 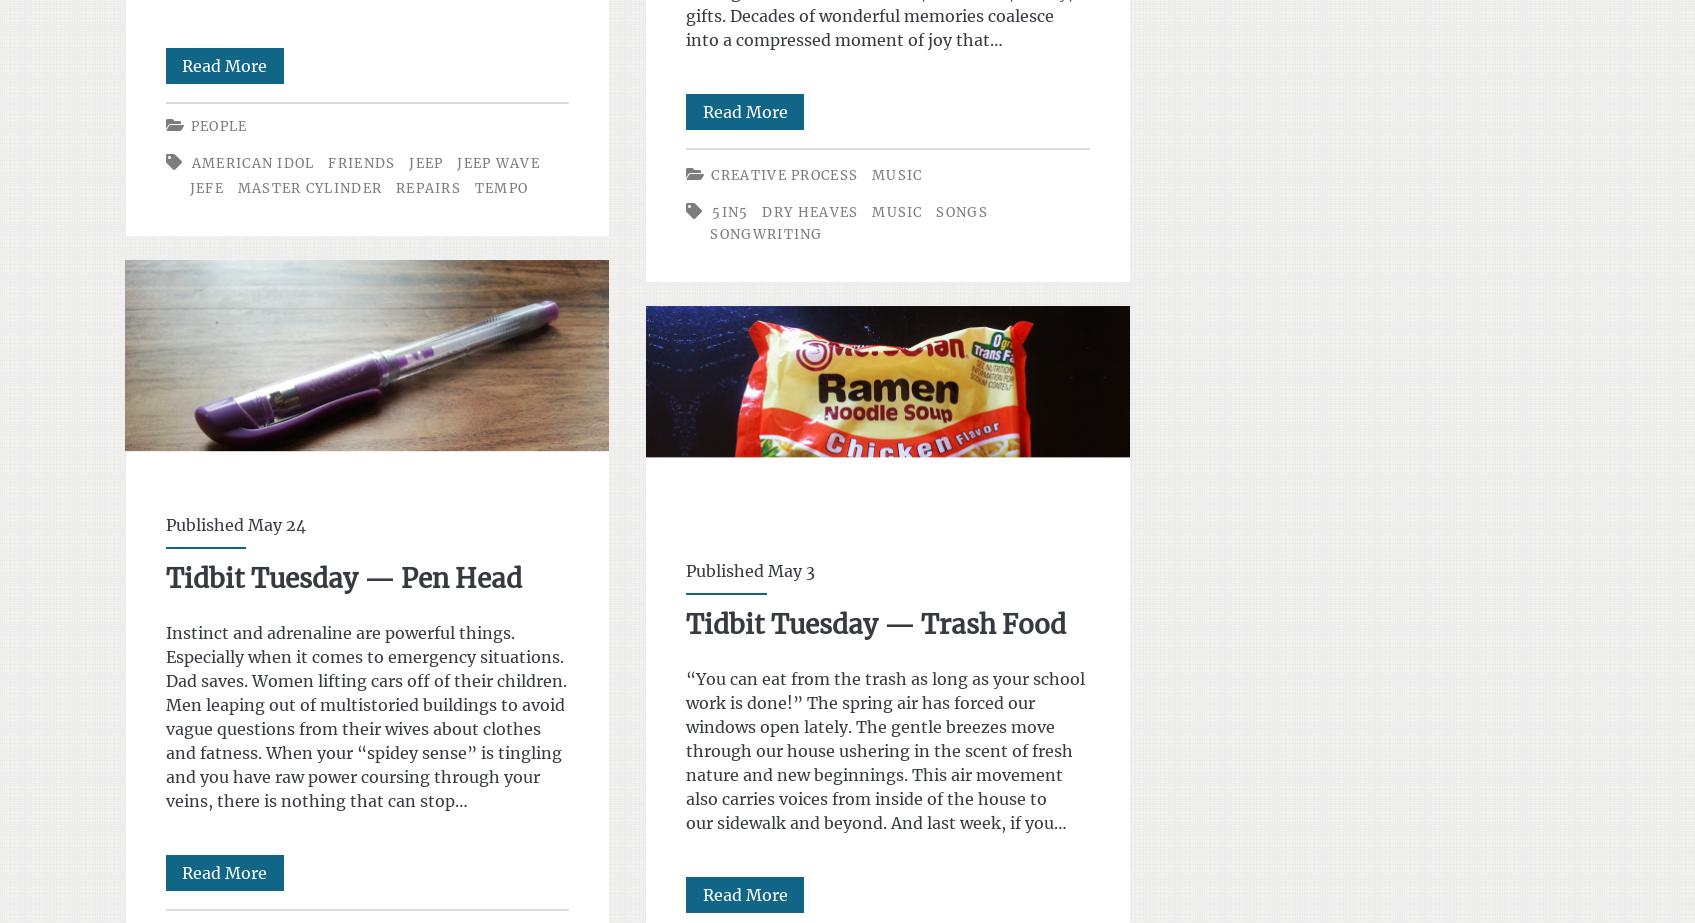 I want to click on 'master cylinder', so click(x=309, y=188).